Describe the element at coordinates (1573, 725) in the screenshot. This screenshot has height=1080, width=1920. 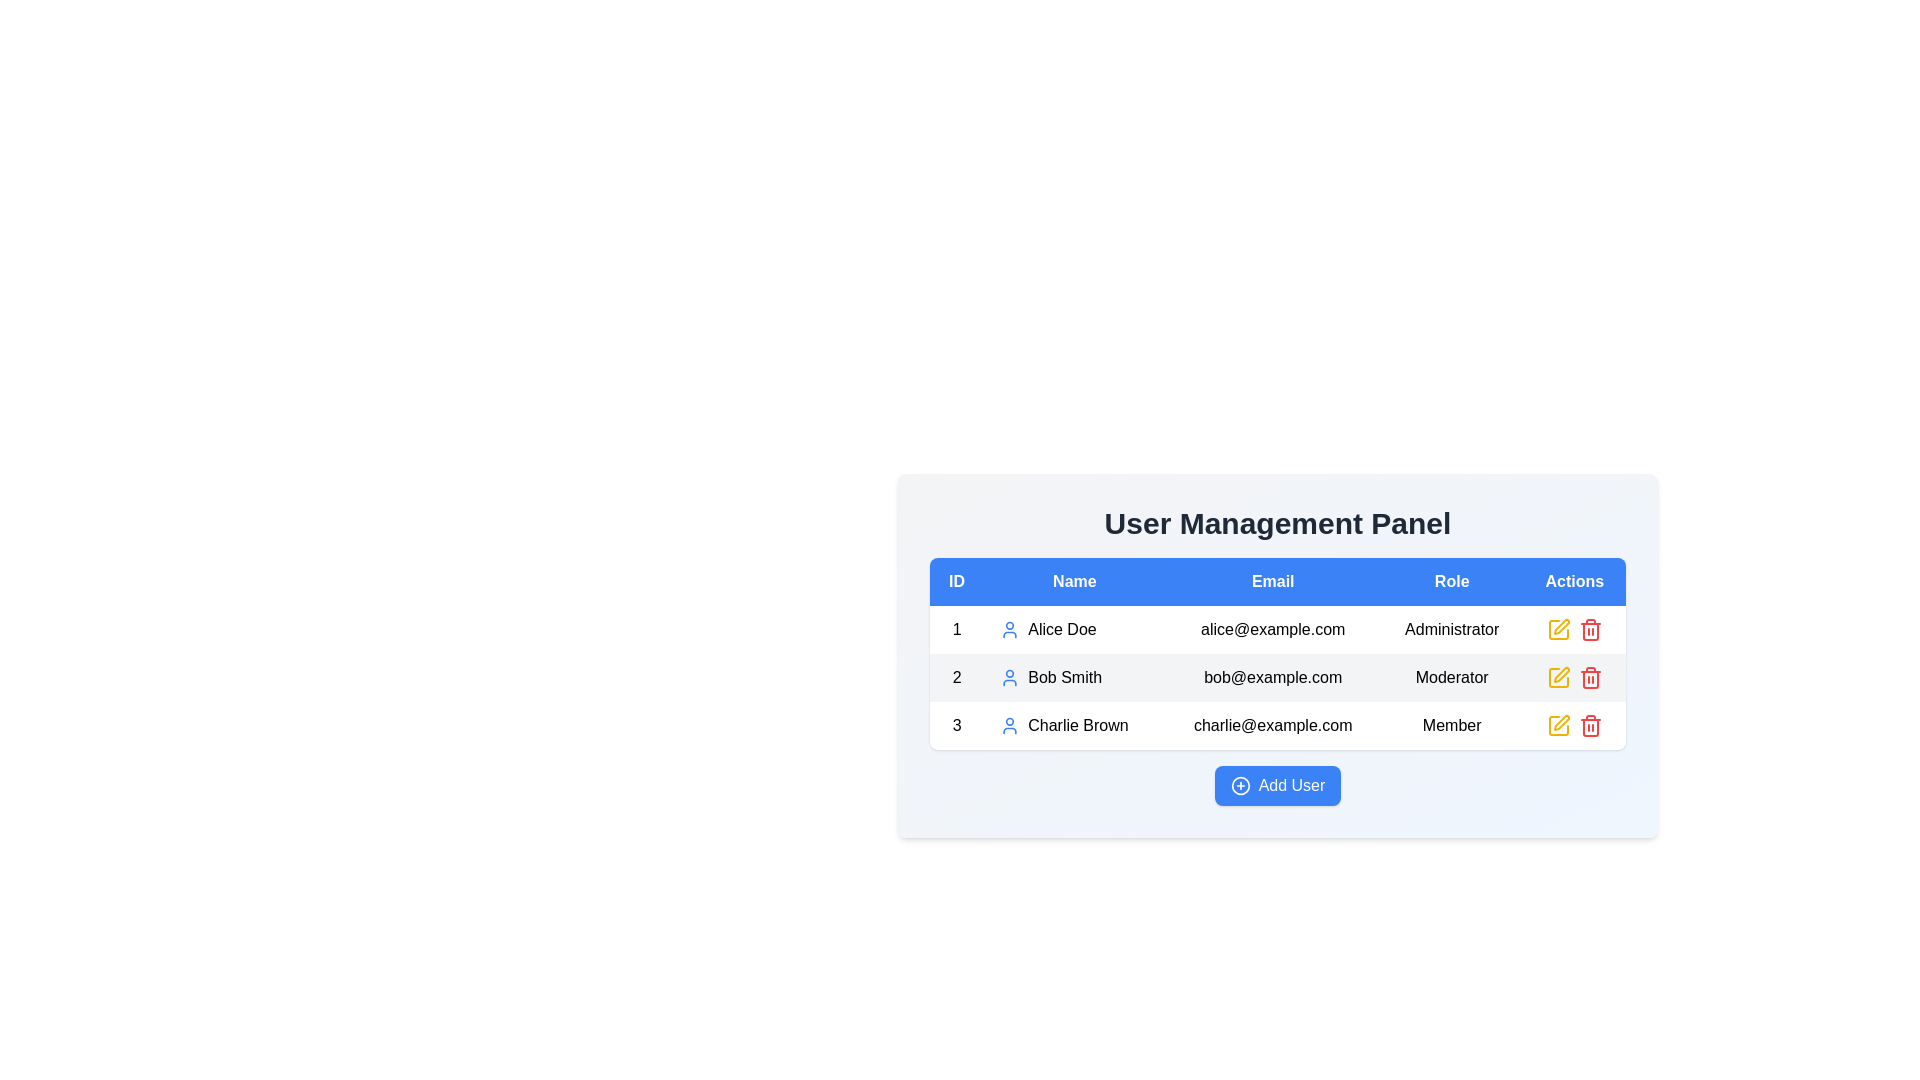
I see `the edit icon in the last row of the user table under the 'Actions' column` at that location.